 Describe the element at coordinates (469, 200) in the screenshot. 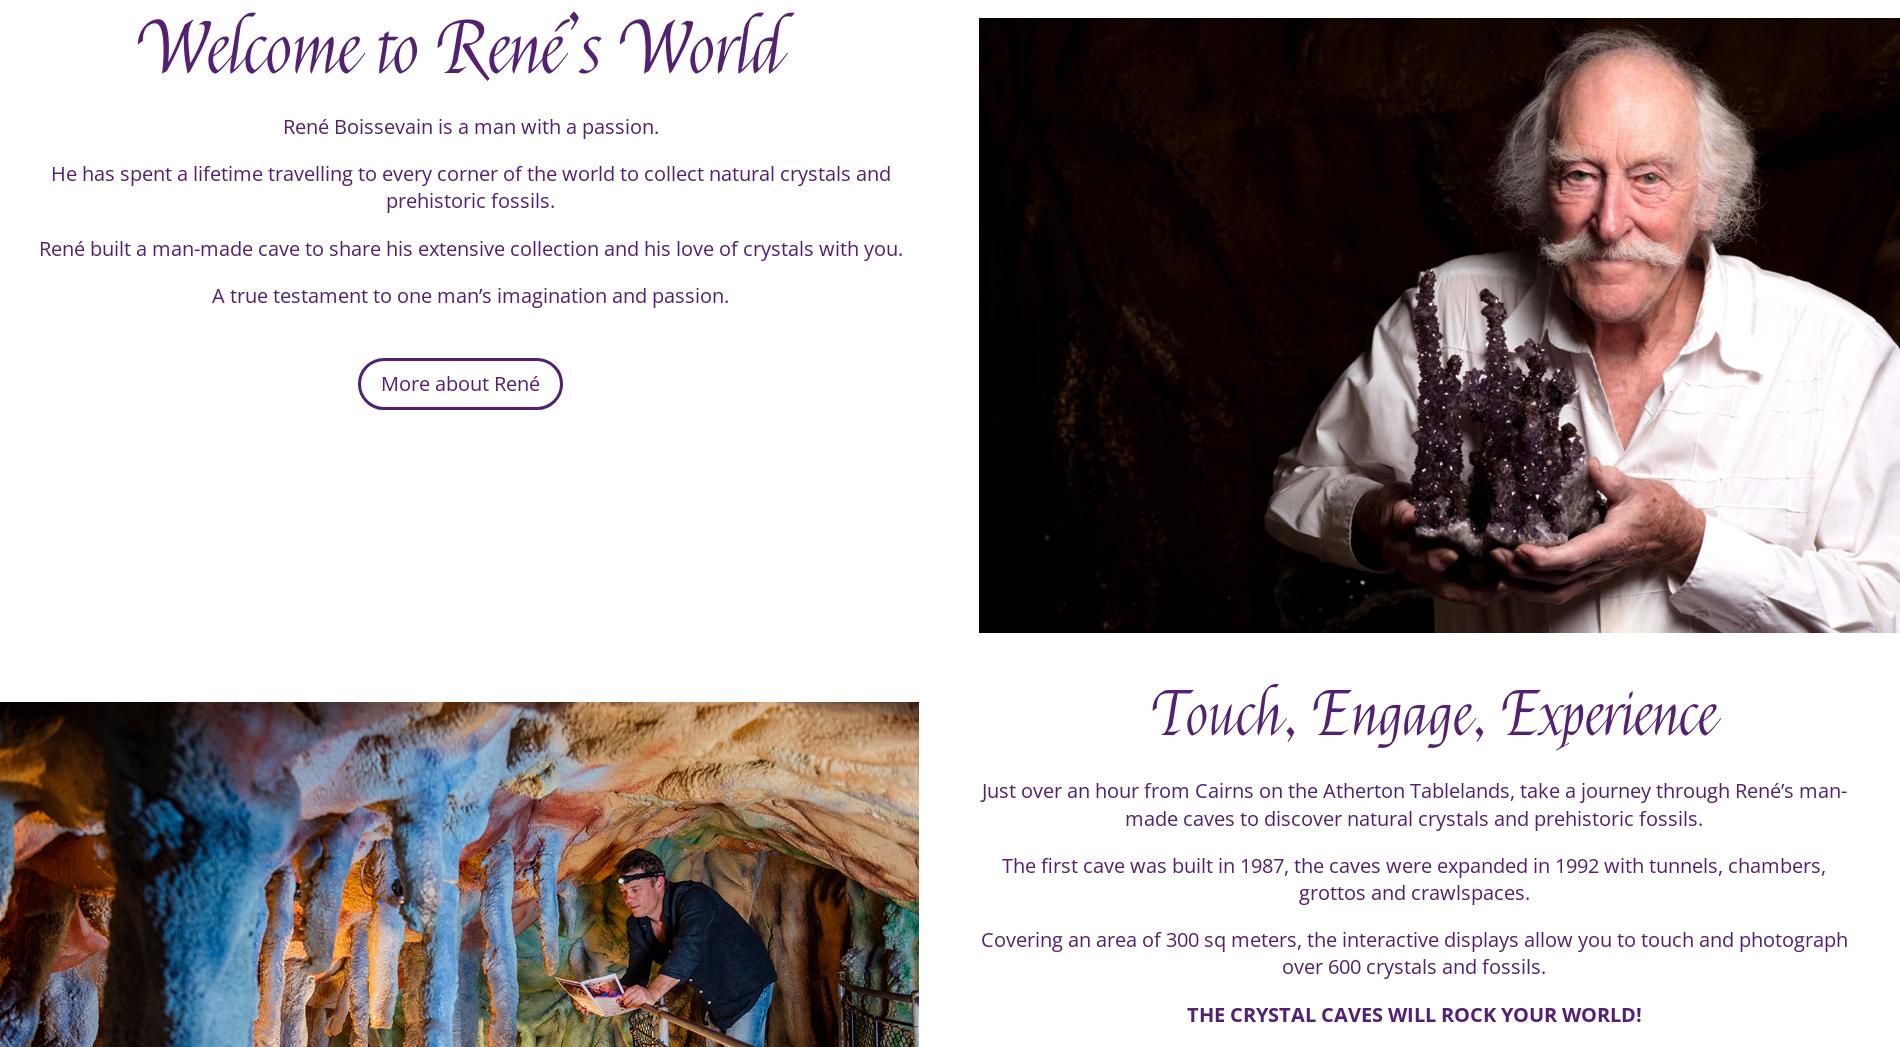

I see `'He has spent a lifetime travelling to every corner of the world to collect natural crystals and prehistoric fossils.'` at that location.